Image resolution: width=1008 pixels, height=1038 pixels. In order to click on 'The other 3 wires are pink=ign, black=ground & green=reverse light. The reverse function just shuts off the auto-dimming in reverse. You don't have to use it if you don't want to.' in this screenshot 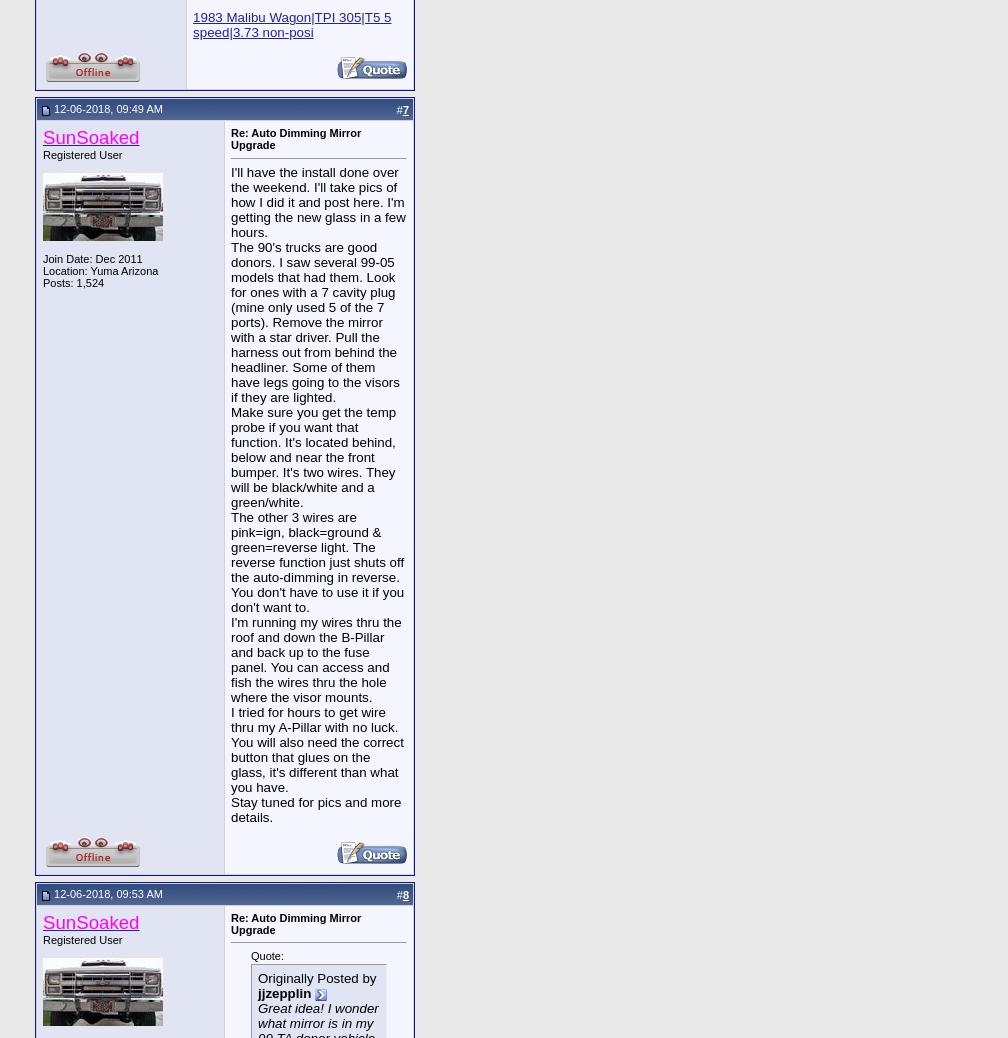, I will do `click(317, 561)`.